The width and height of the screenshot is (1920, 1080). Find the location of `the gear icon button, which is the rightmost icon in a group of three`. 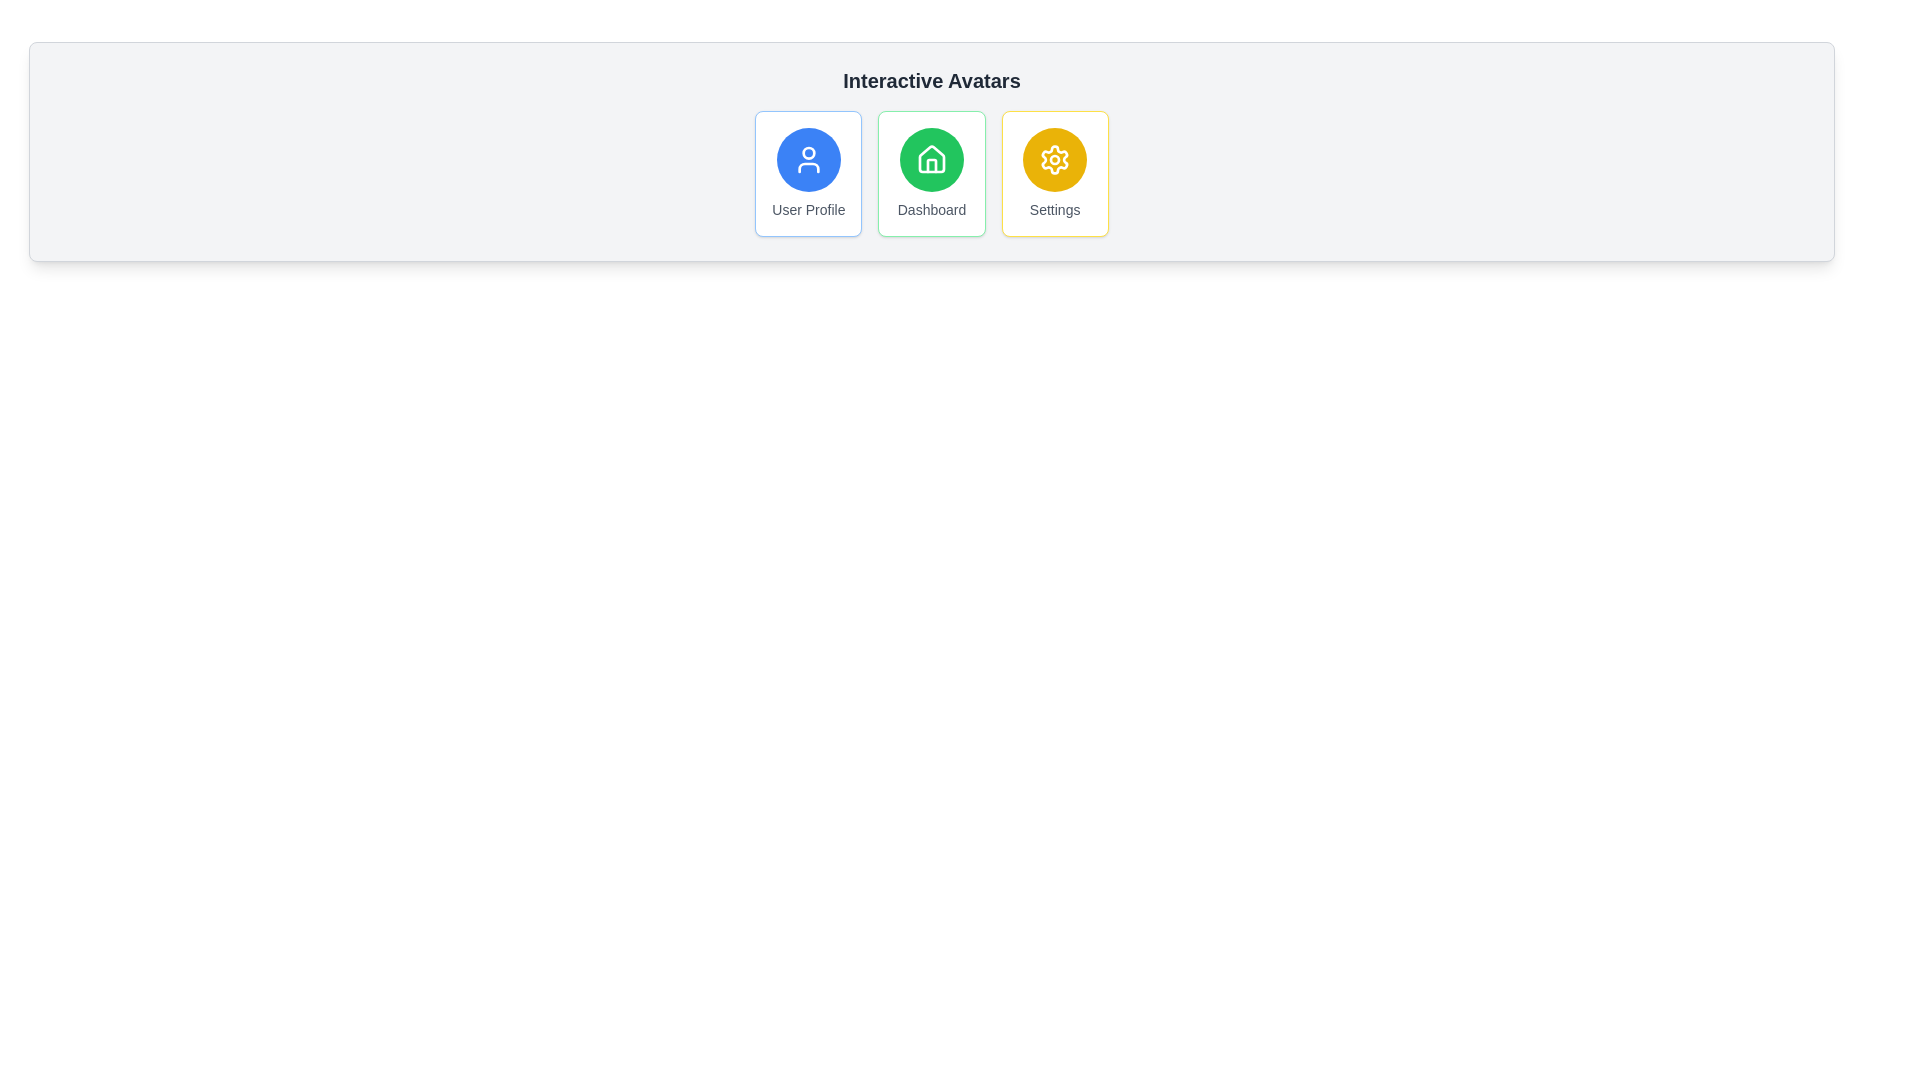

the gear icon button, which is the rightmost icon in a group of three is located at coordinates (1054, 158).